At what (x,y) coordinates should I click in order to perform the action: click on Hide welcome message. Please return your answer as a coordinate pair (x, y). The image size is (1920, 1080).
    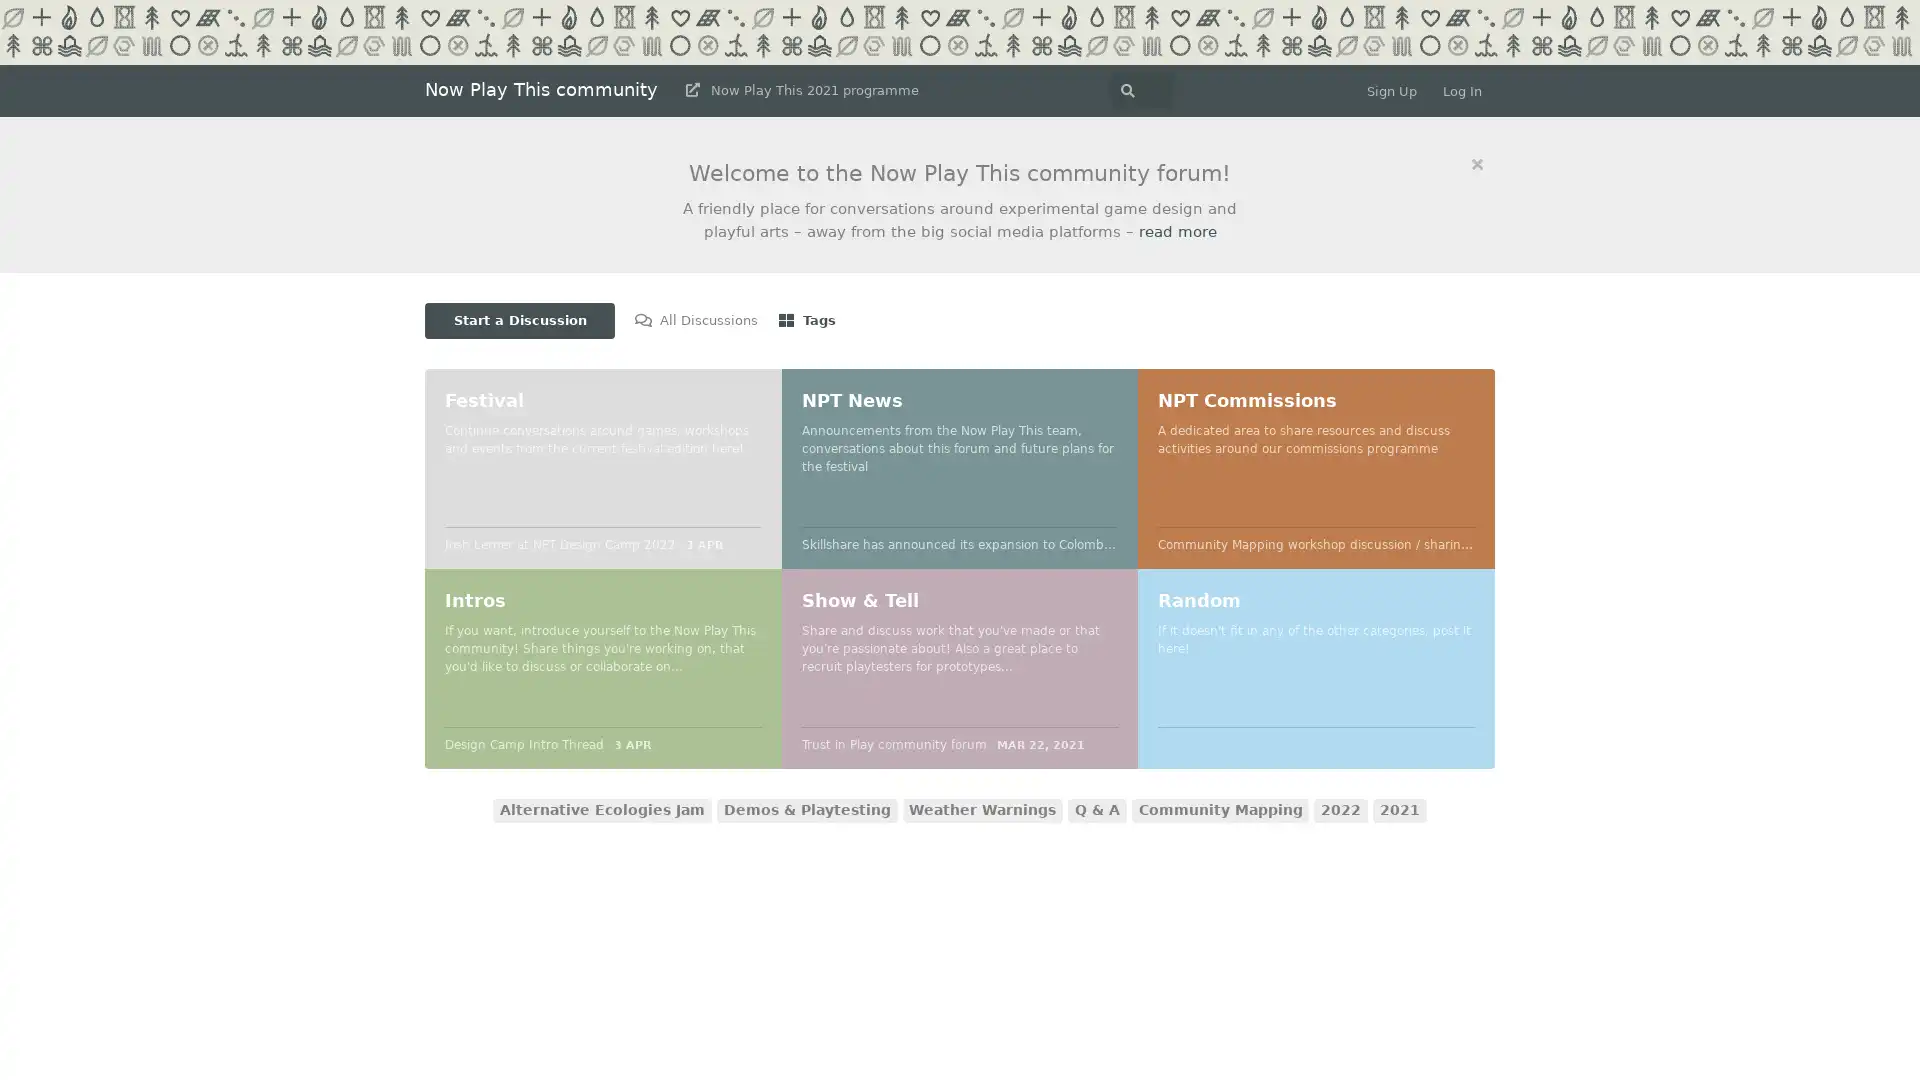
    Looking at the image, I should click on (1477, 164).